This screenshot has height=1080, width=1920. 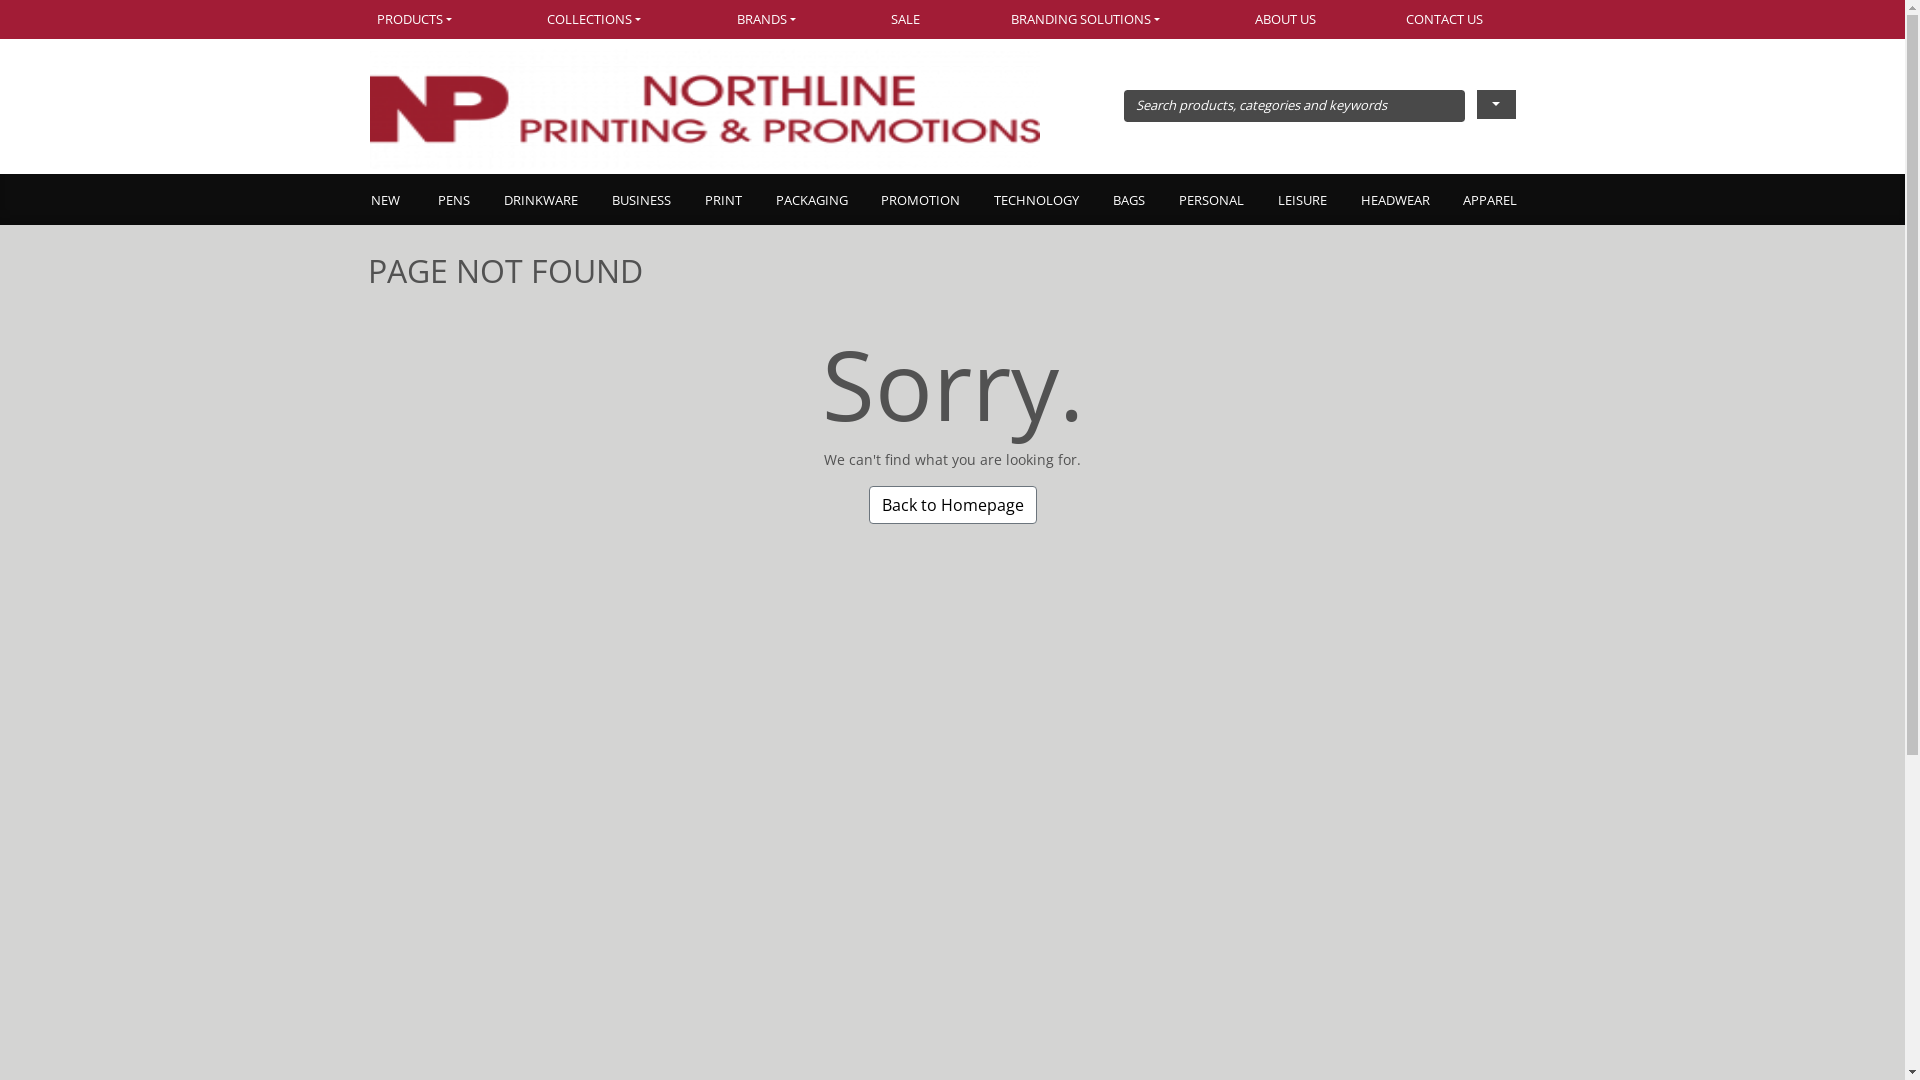 What do you see at coordinates (1489, 201) in the screenshot?
I see `'APPAREL'` at bounding box center [1489, 201].